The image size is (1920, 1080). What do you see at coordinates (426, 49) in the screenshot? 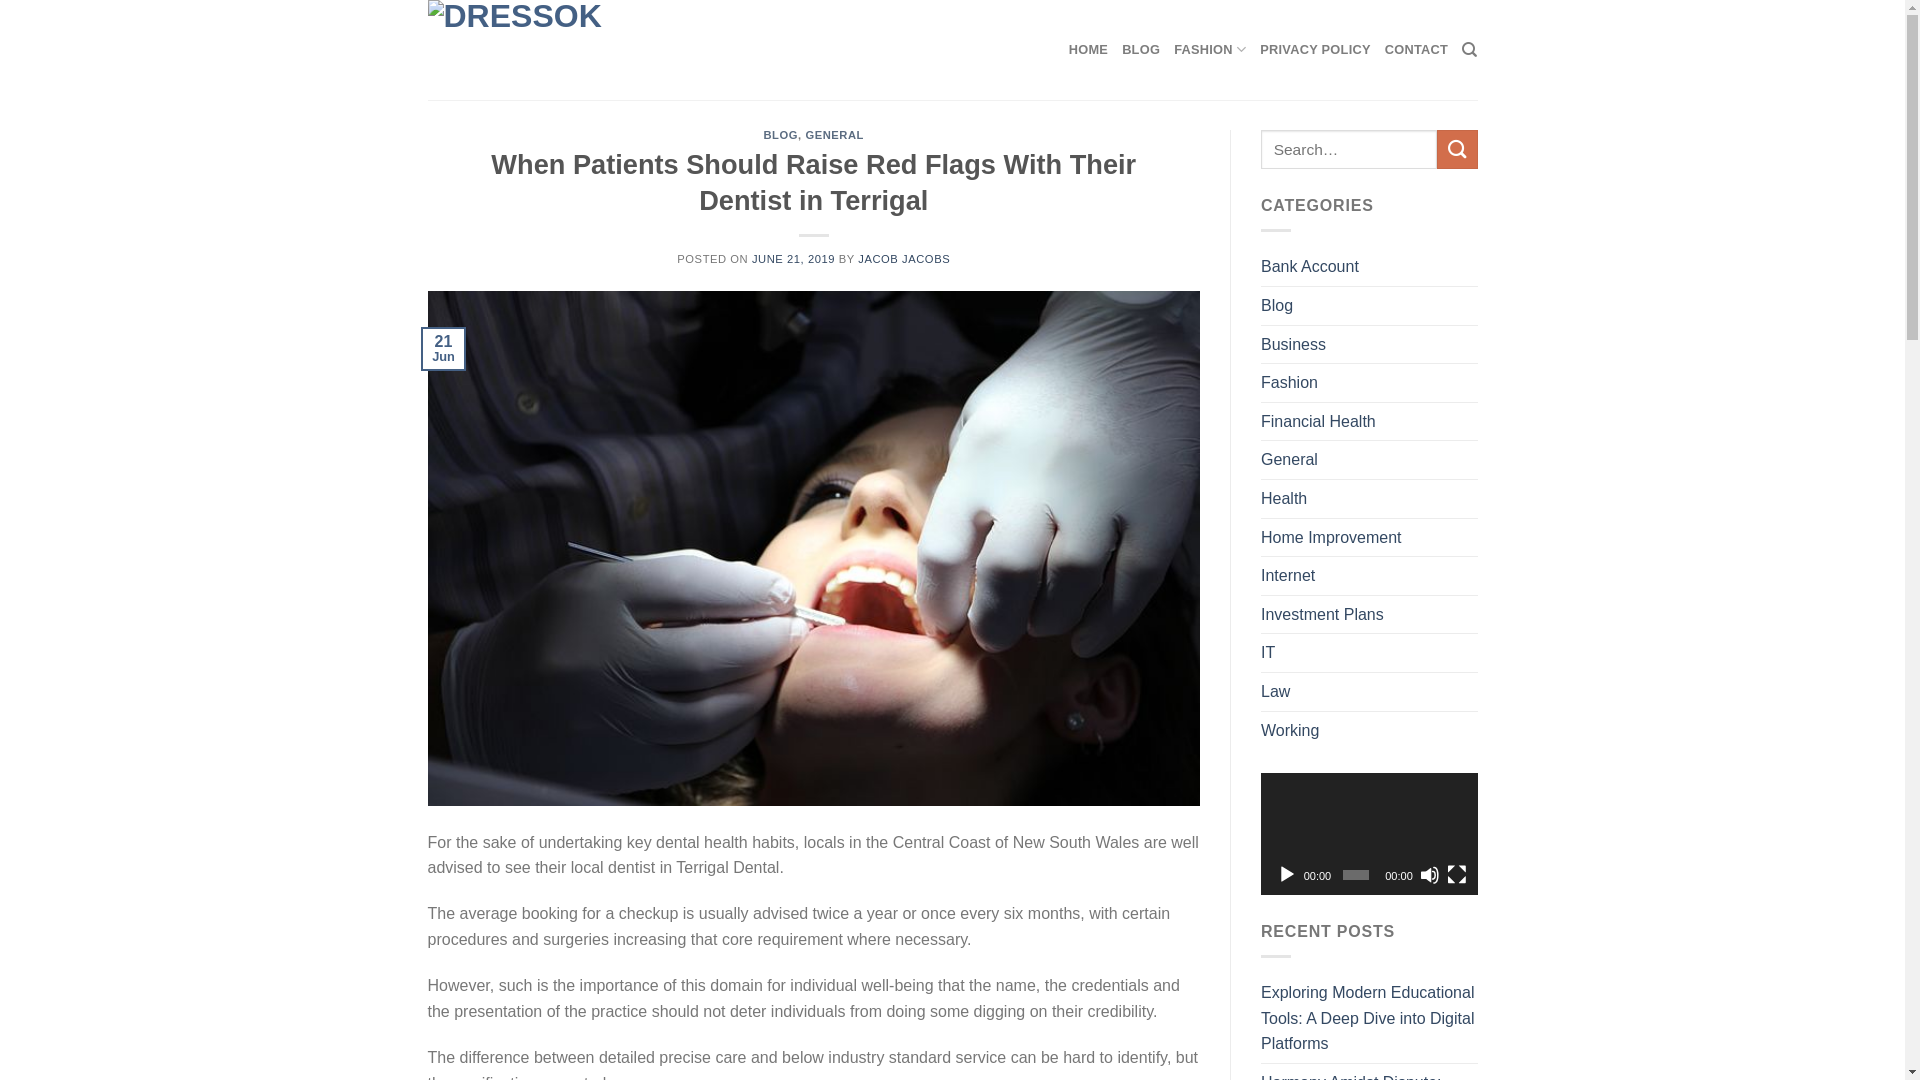
I see `'DressOK - Trendy and techy news'` at bounding box center [426, 49].